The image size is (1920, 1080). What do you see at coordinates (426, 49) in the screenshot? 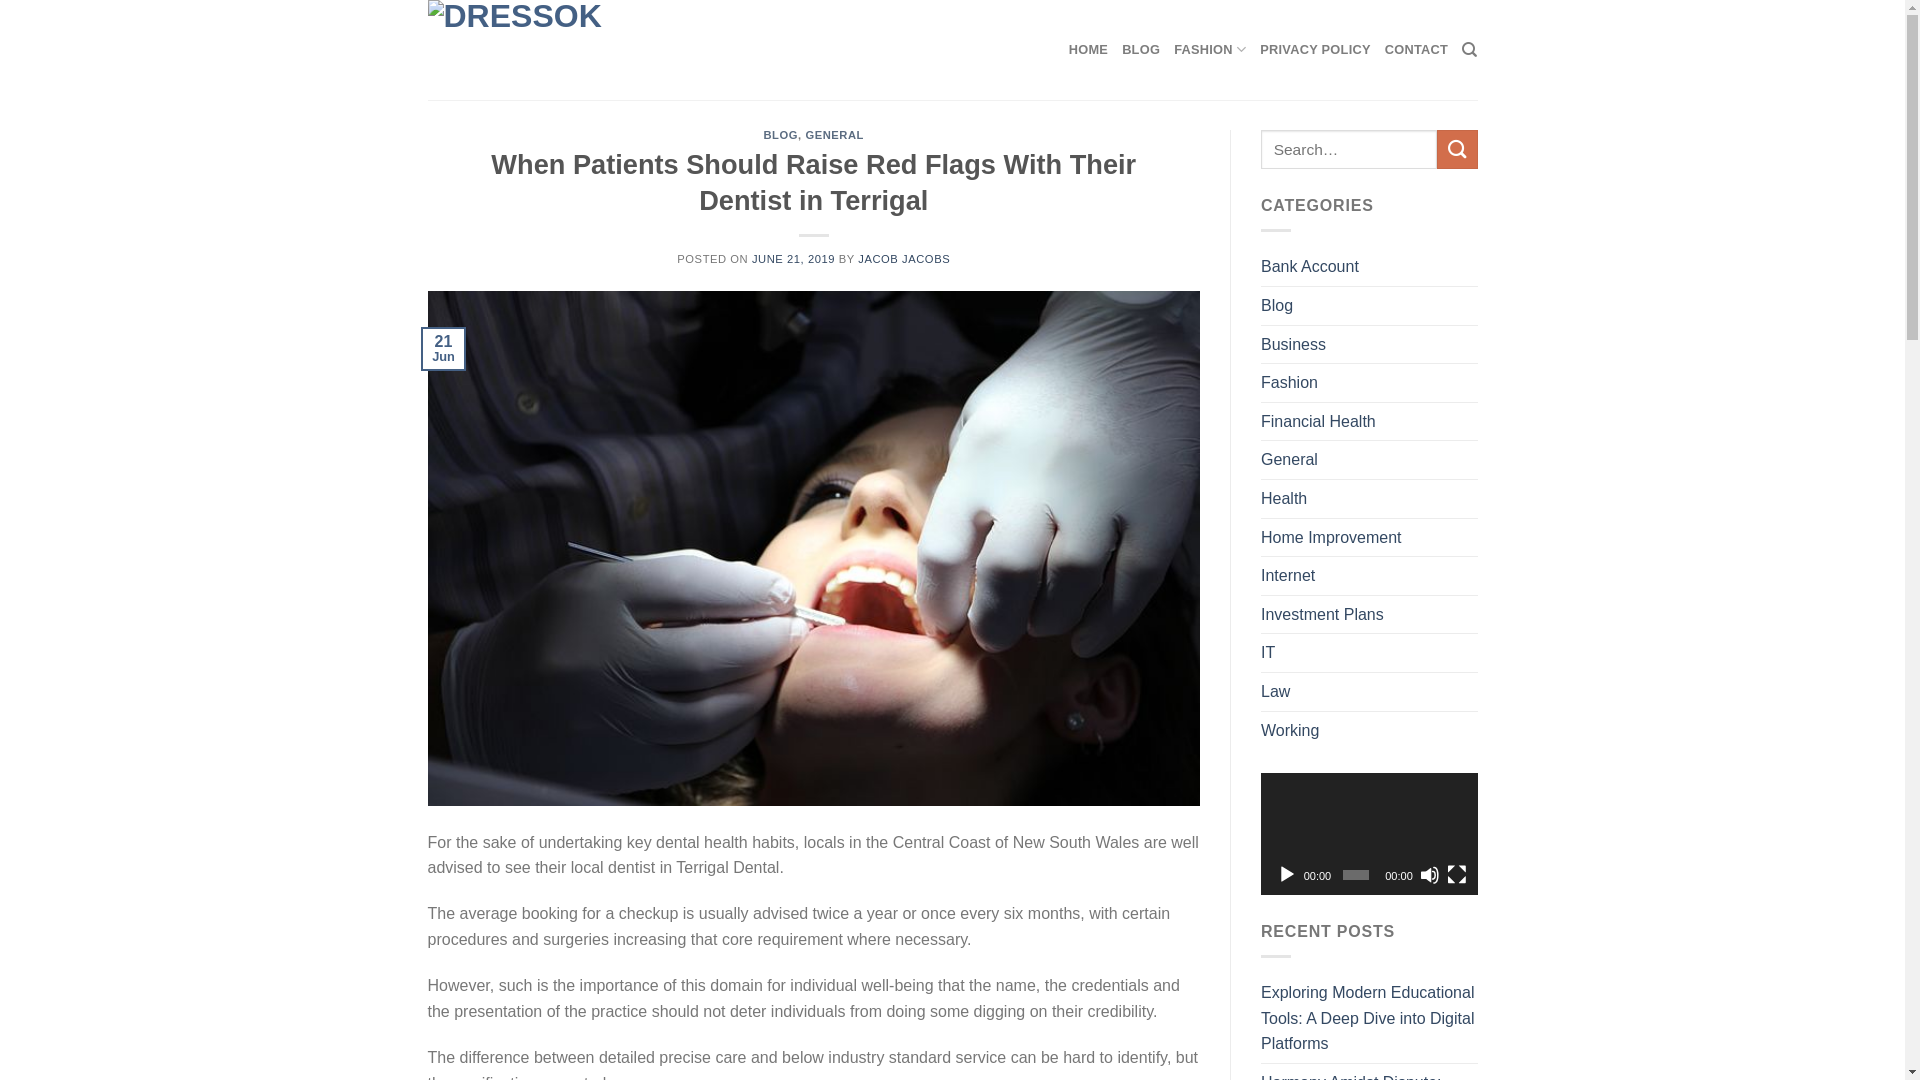
I see `'DressOK - Trendy and techy news'` at bounding box center [426, 49].